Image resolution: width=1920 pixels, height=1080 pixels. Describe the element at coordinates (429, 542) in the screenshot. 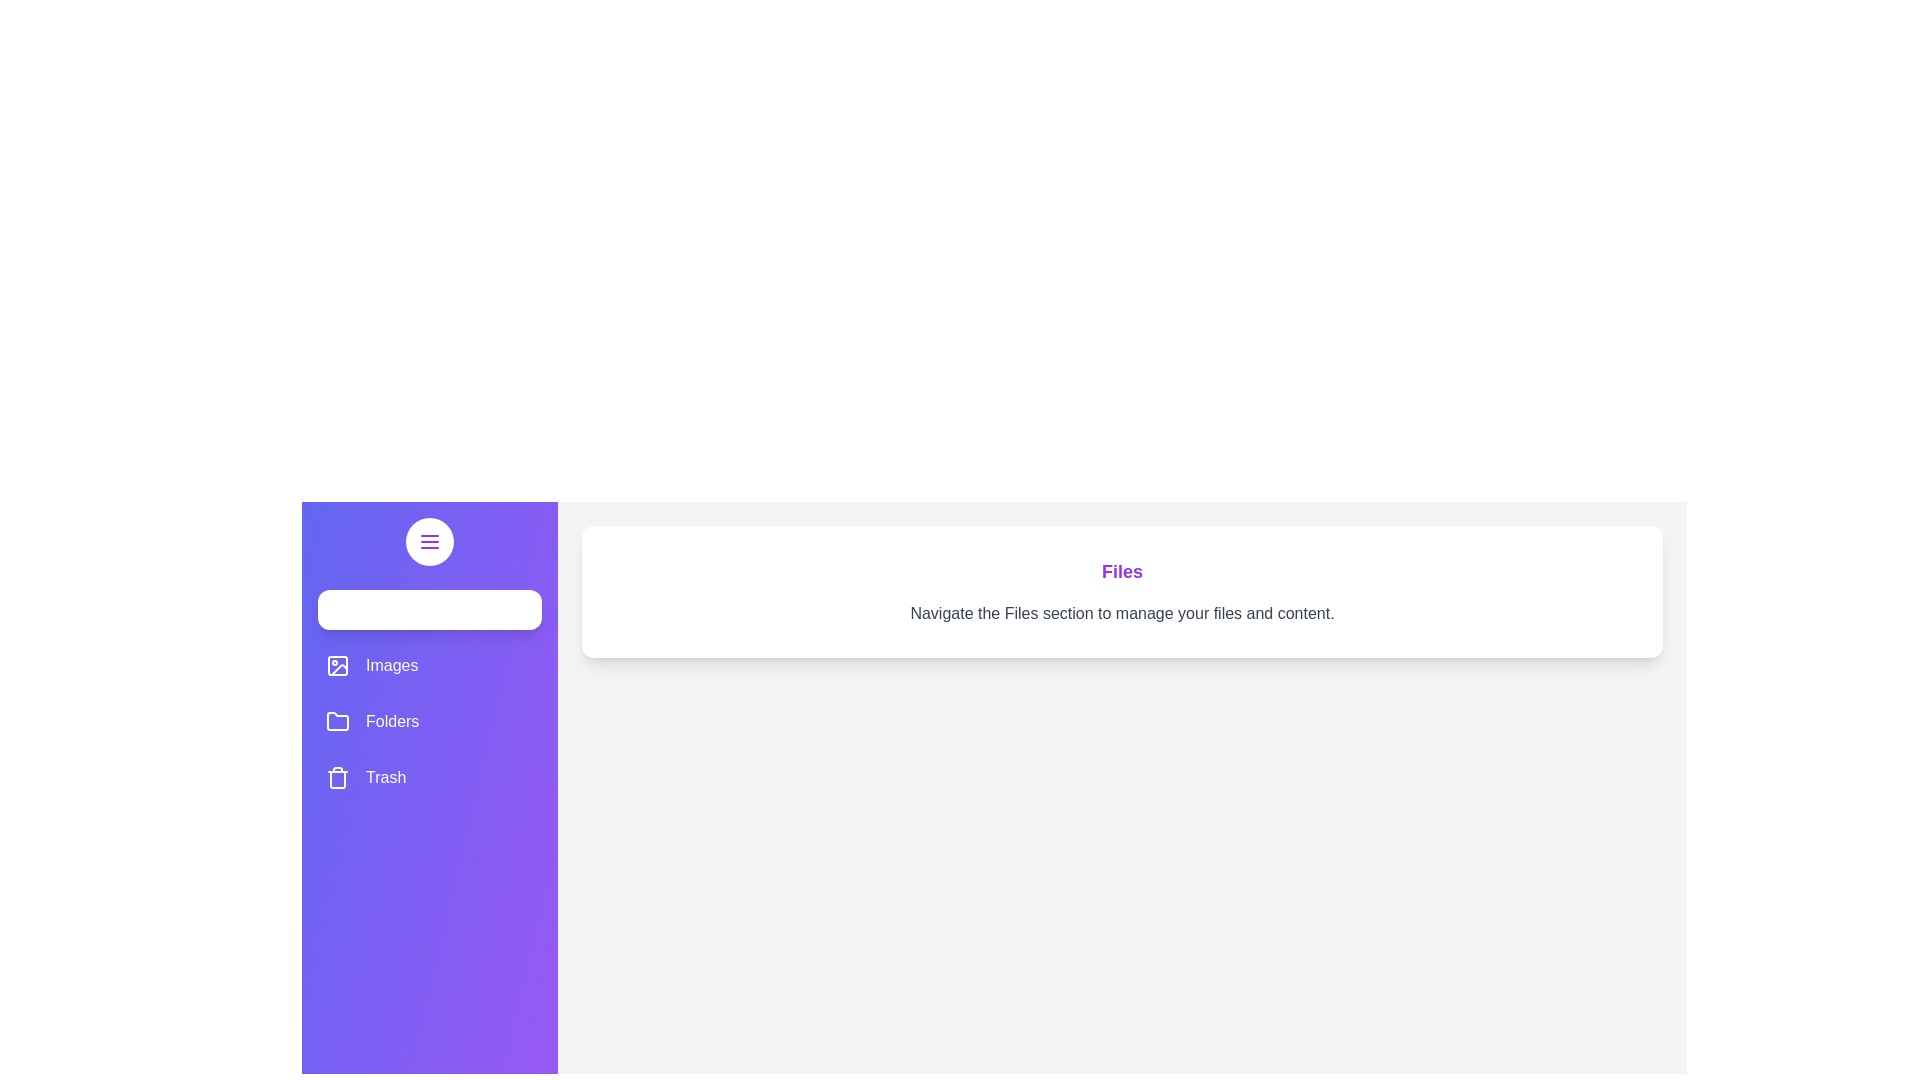

I see `menu button to toggle the drawer's open/closed state` at that location.